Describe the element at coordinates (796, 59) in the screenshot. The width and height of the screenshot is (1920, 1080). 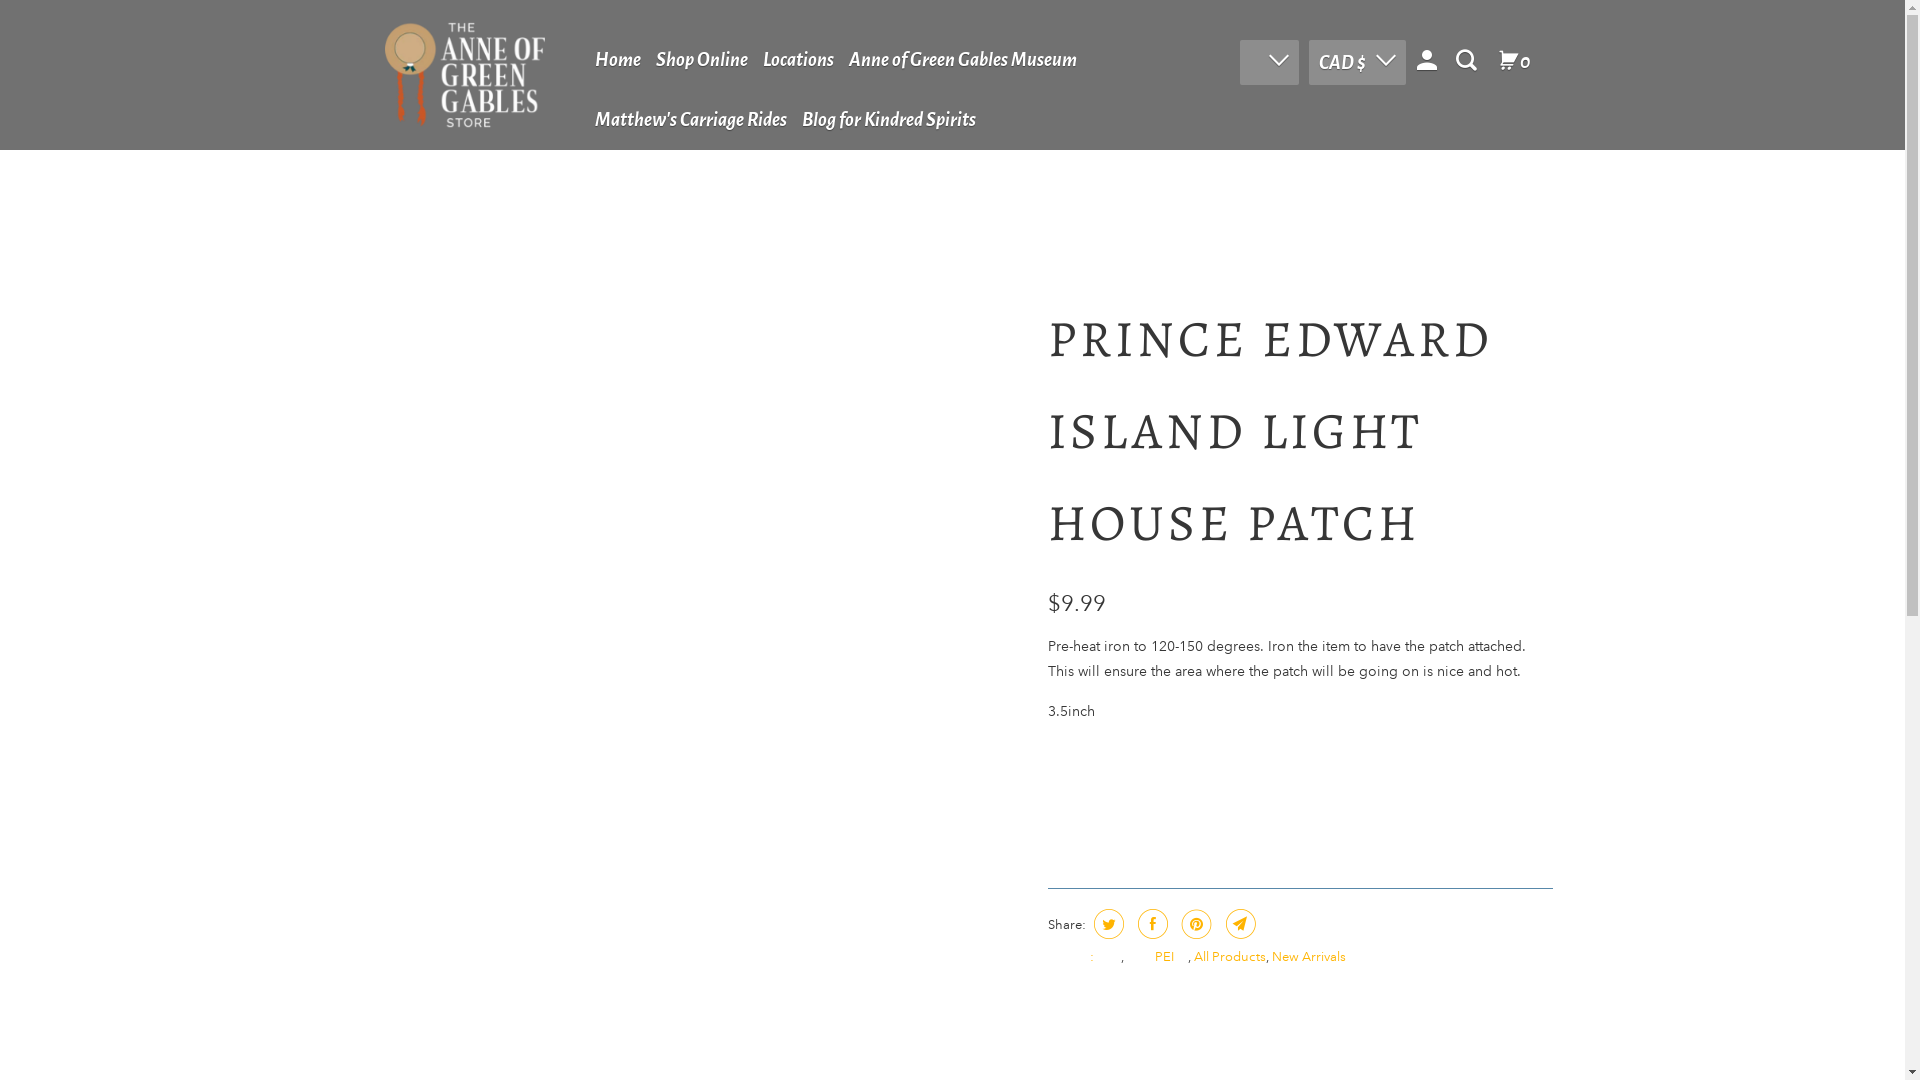
I see `'Locations'` at that location.